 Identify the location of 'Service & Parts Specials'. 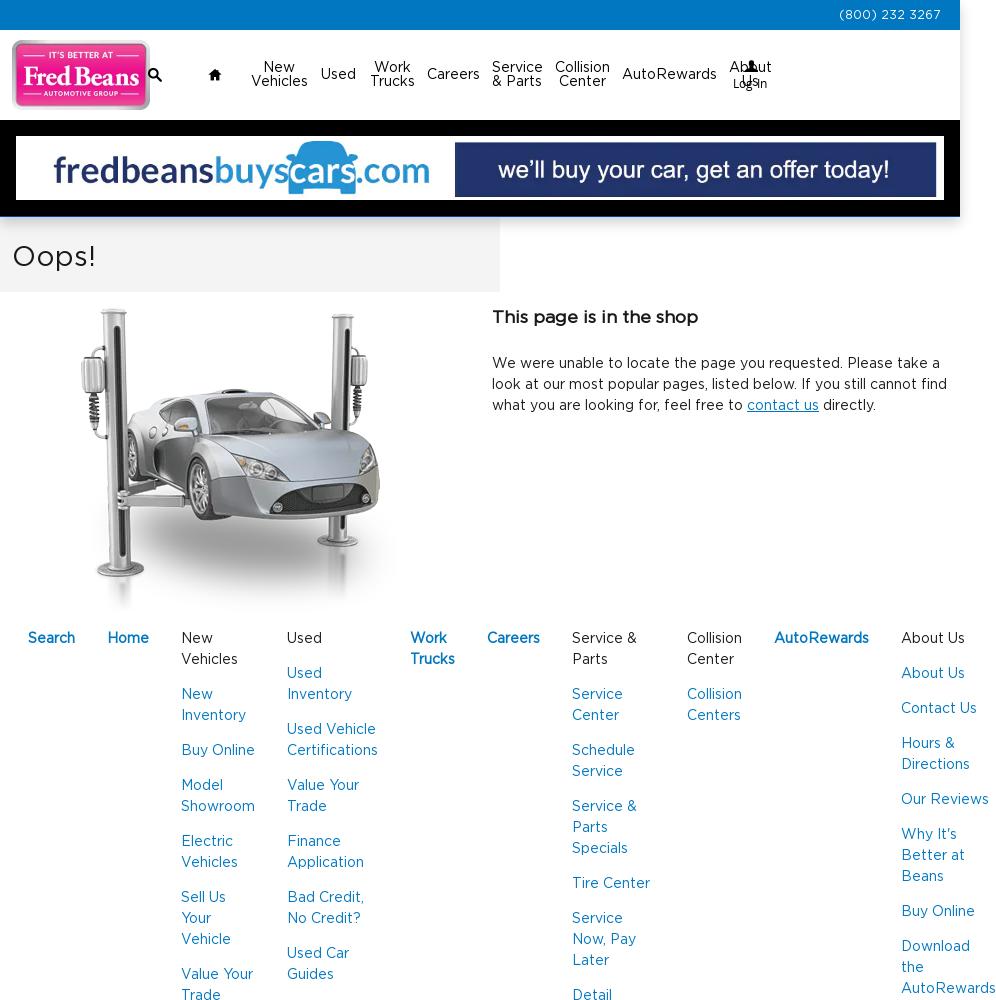
(604, 827).